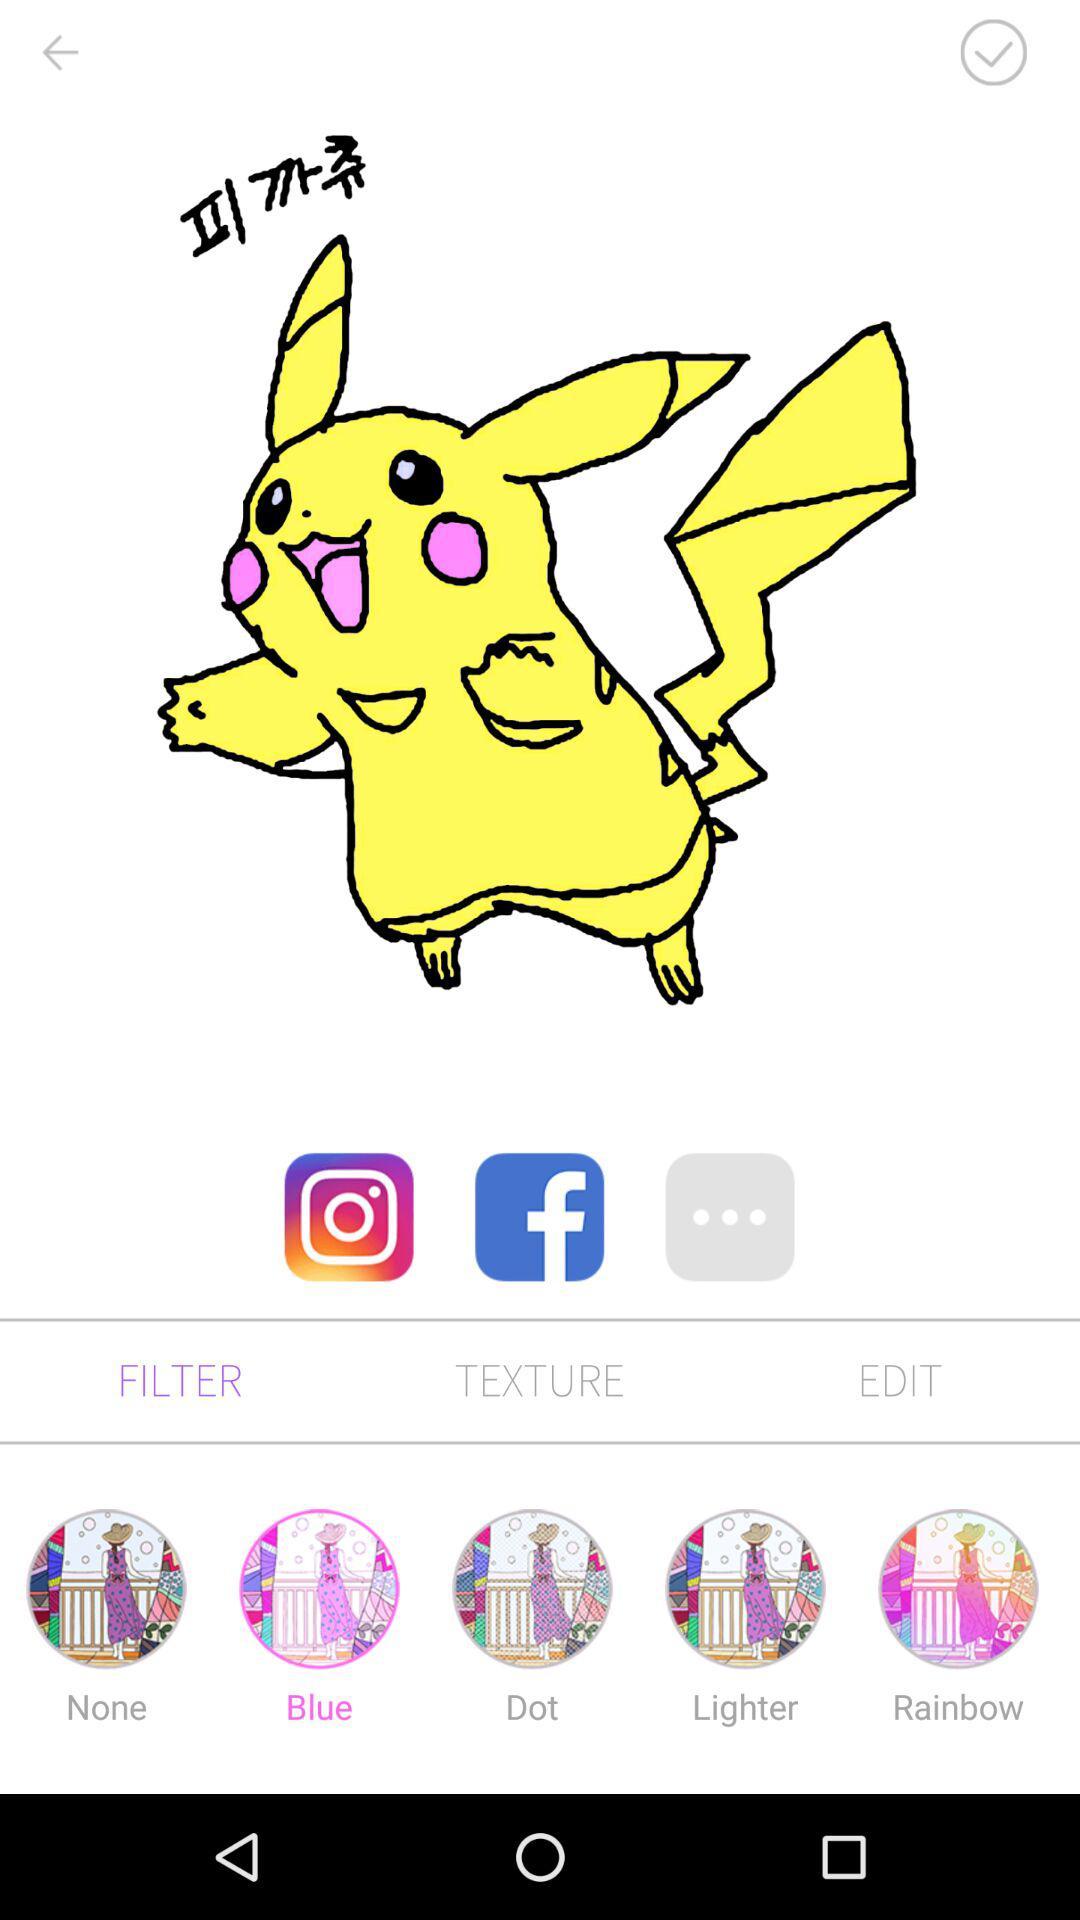  I want to click on item on the right, so click(730, 1216).